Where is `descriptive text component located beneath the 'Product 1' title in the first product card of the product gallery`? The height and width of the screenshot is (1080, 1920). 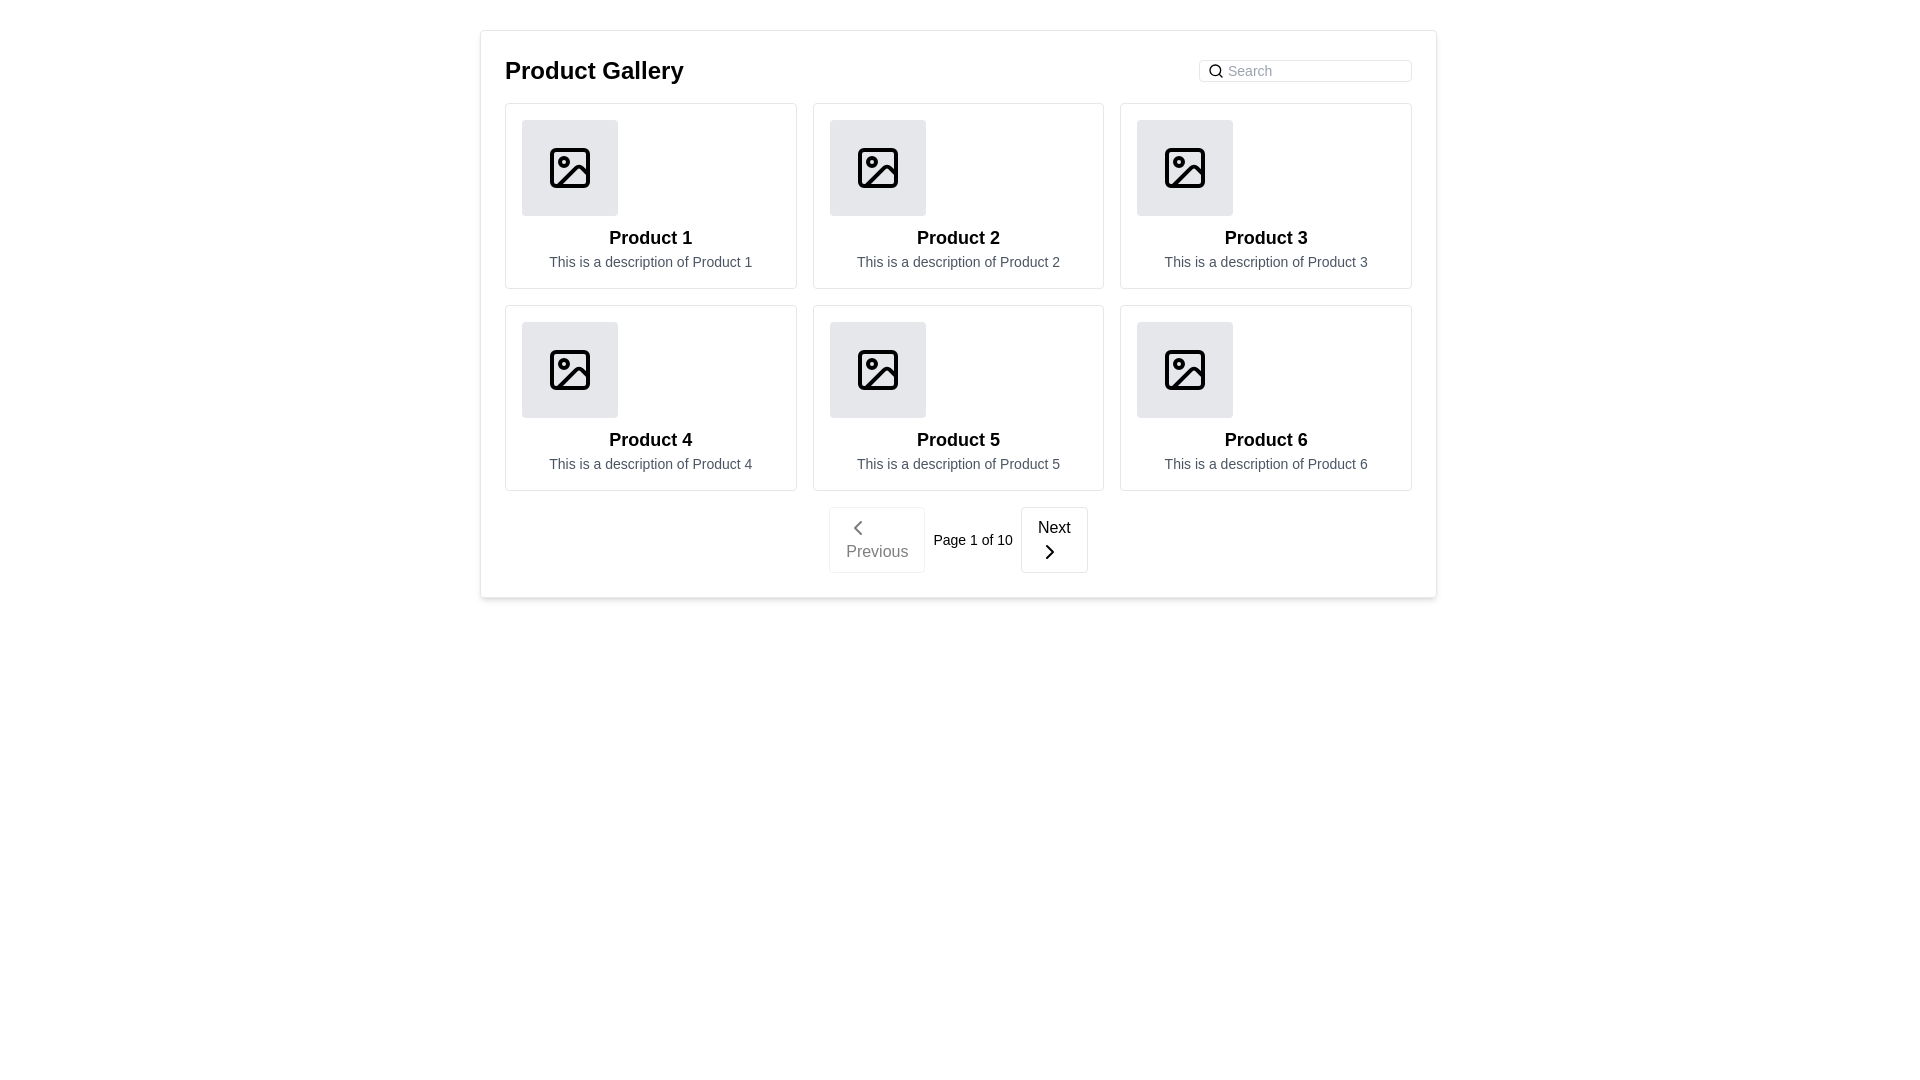
descriptive text component located beneath the 'Product 1' title in the first product card of the product gallery is located at coordinates (650, 261).